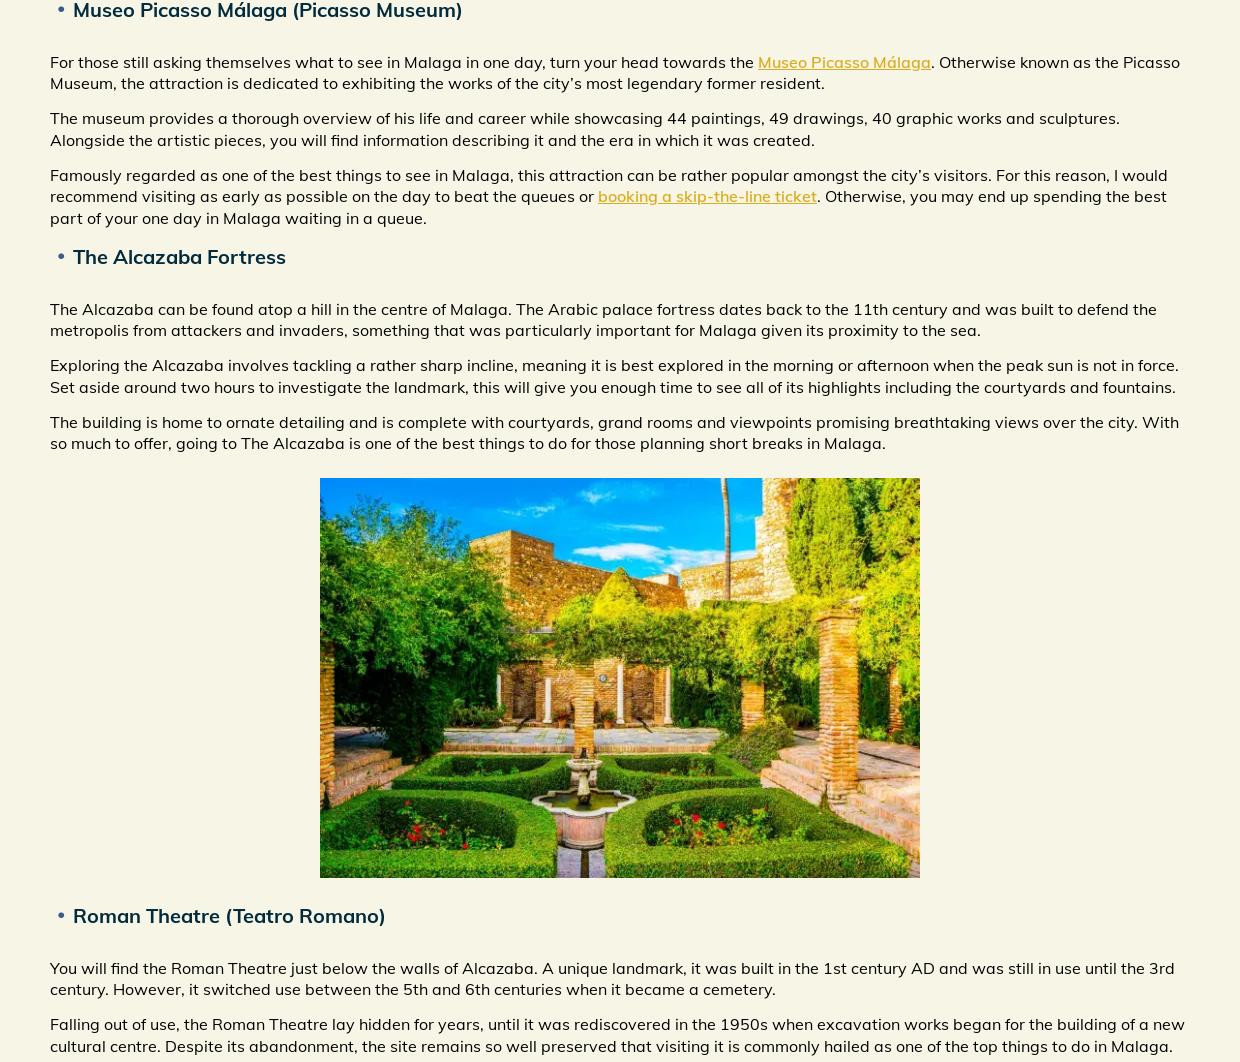 Image resolution: width=1240 pixels, height=1062 pixels. Describe the element at coordinates (707, 196) in the screenshot. I see `'booking a skip-the-line ticket'` at that location.